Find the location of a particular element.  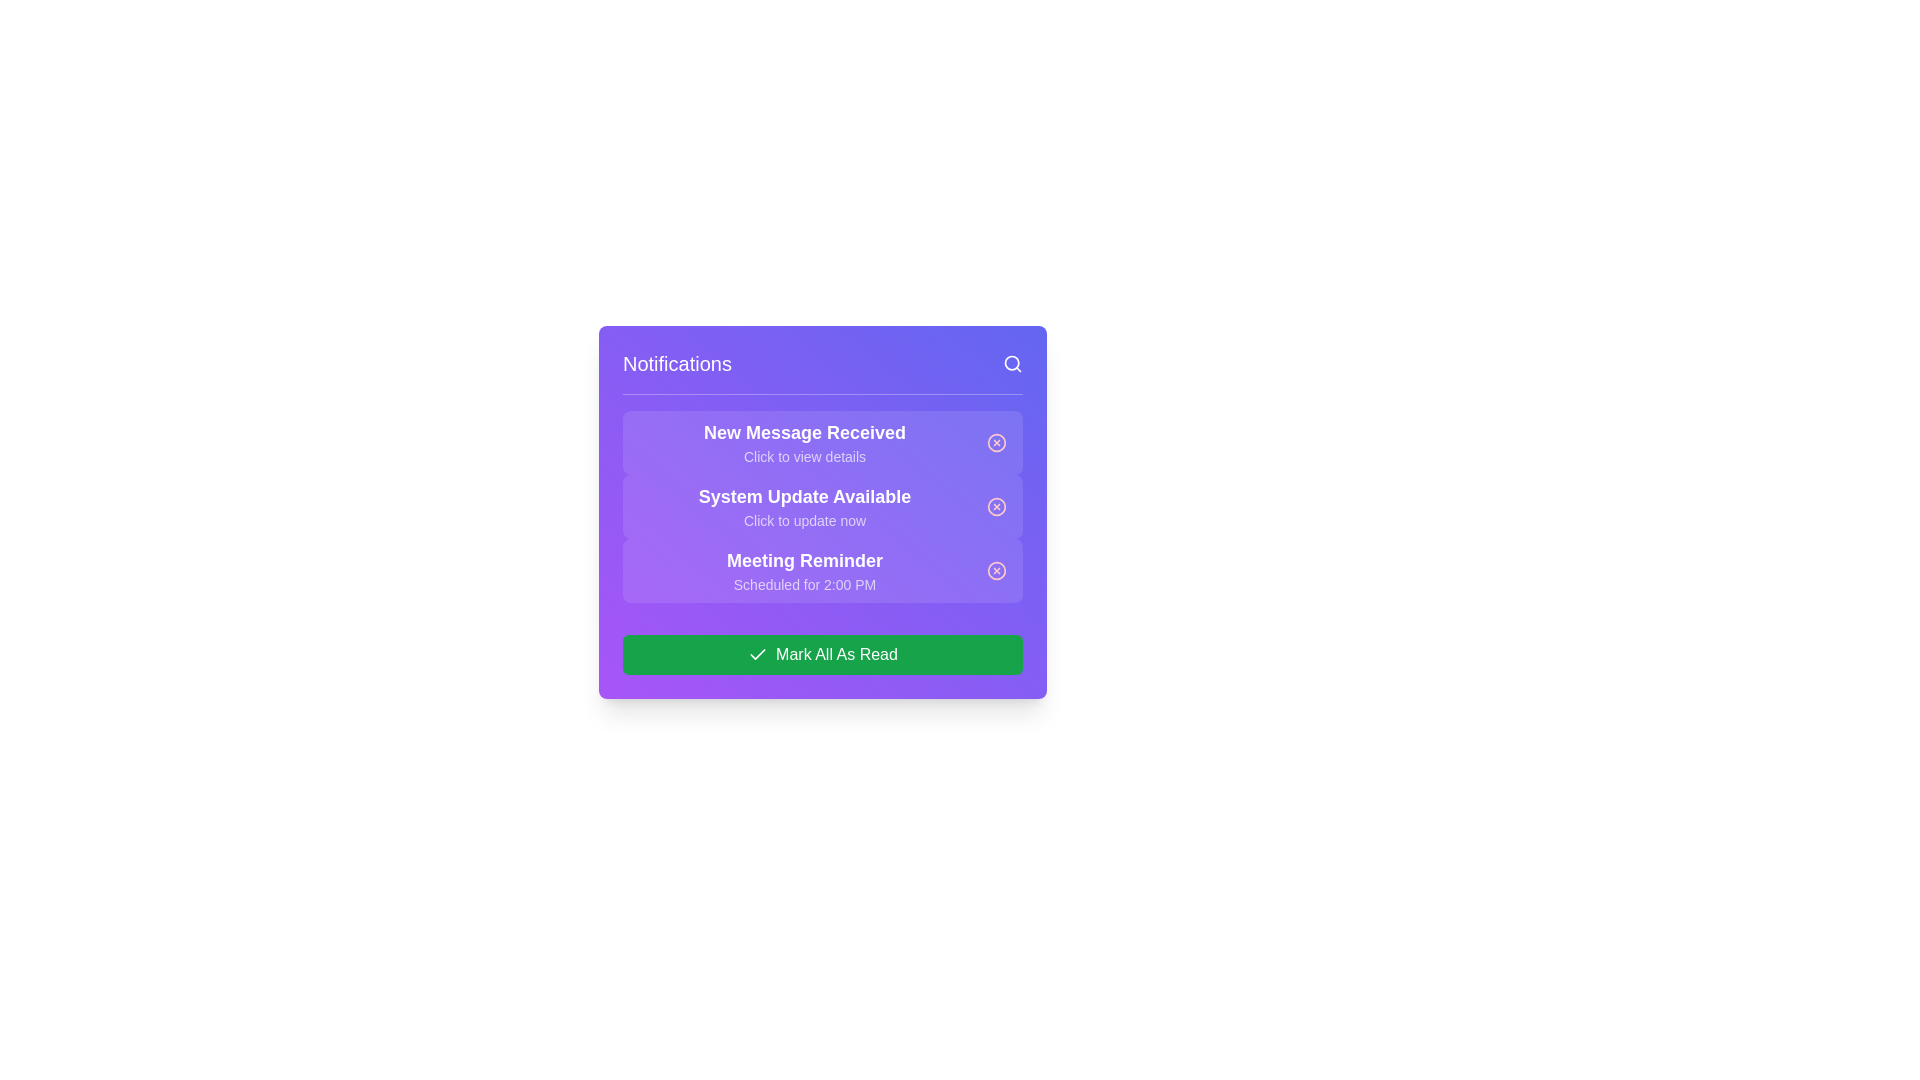

the dismiss icon button located on the far-right side of the 'Meeting Reminder' notification is located at coordinates (997, 570).